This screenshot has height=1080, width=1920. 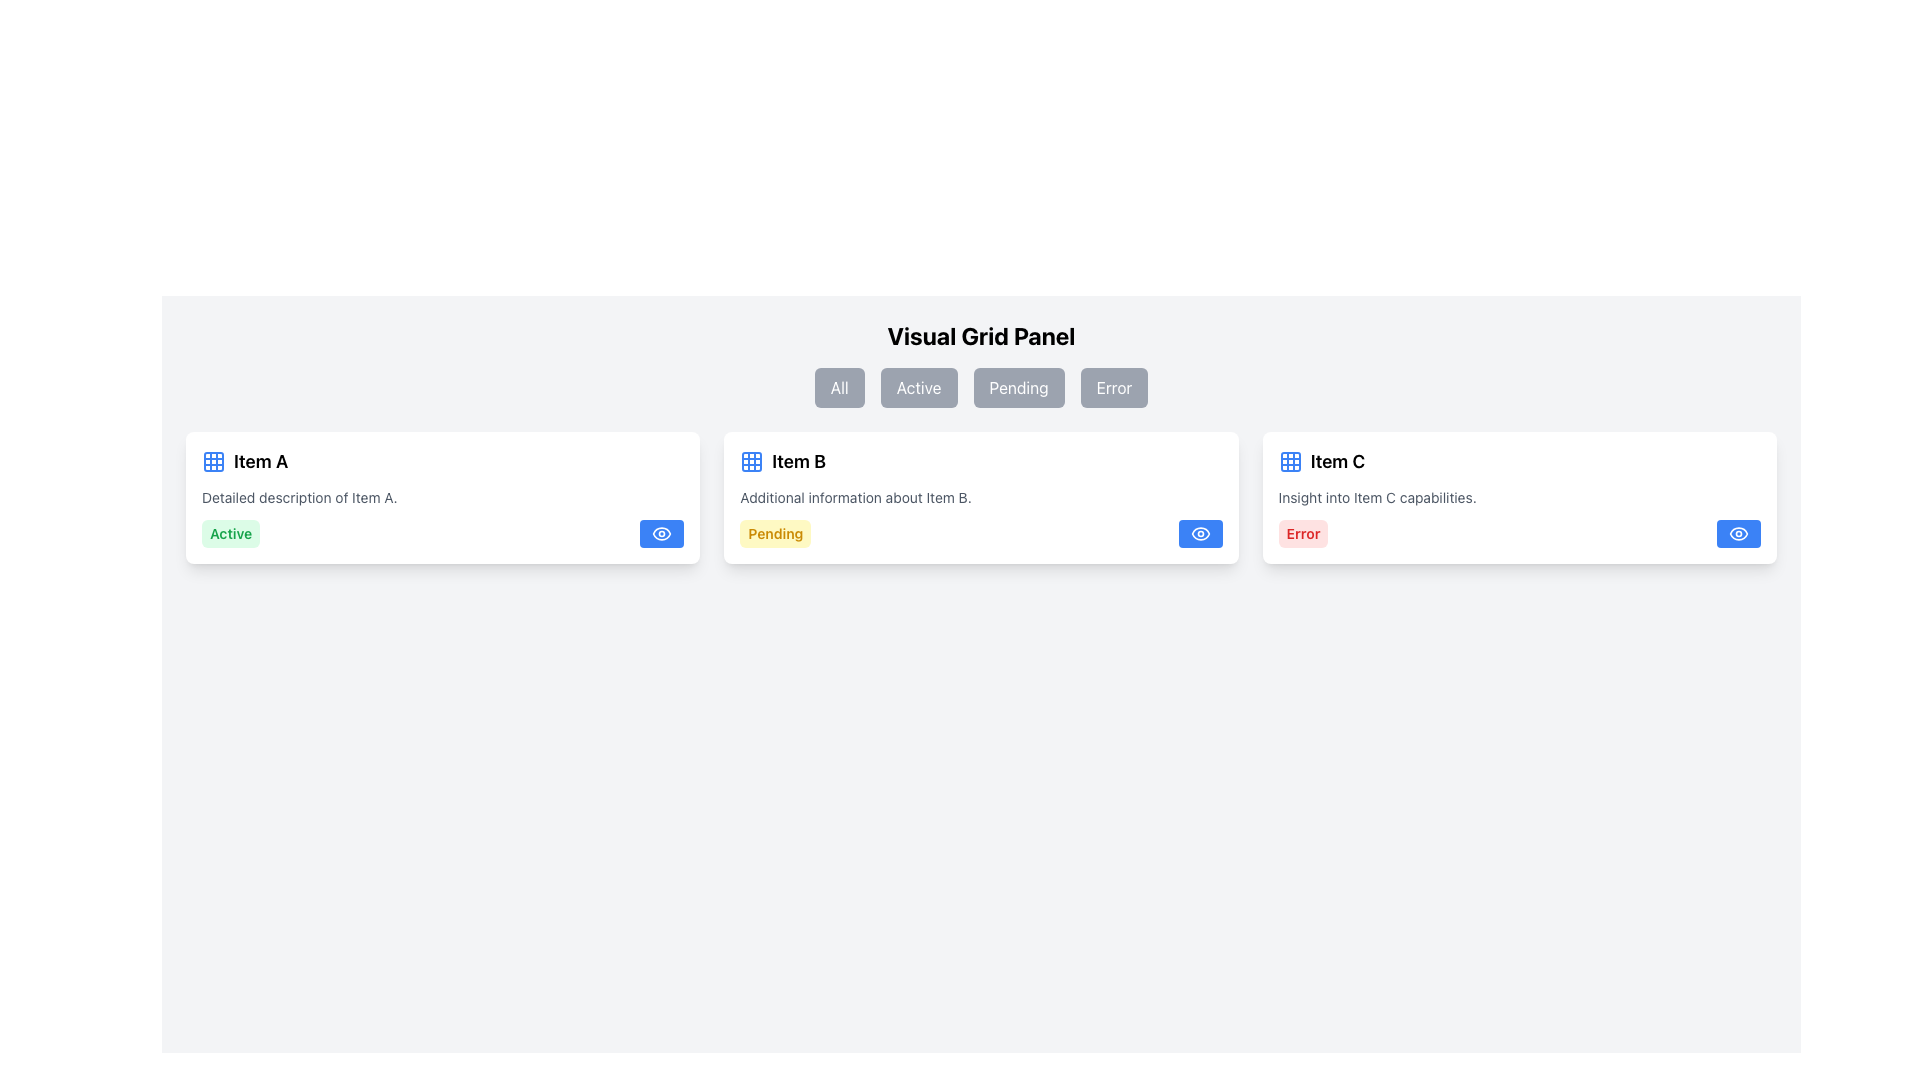 I want to click on additional descriptive information text located below the title 'Item B' and above the 'Pending' status indicator in the central section of the interface, so click(x=855, y=496).